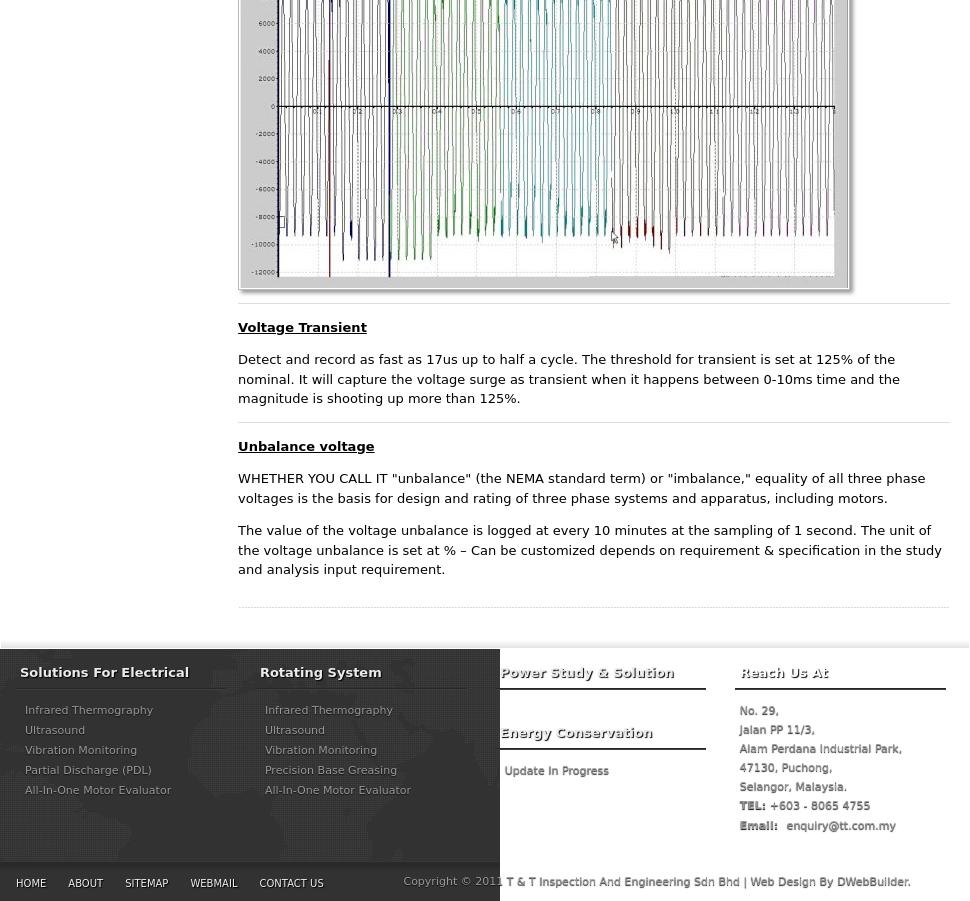  I want to click on 'Alam Perdana Industrial Park,', so click(820, 746).